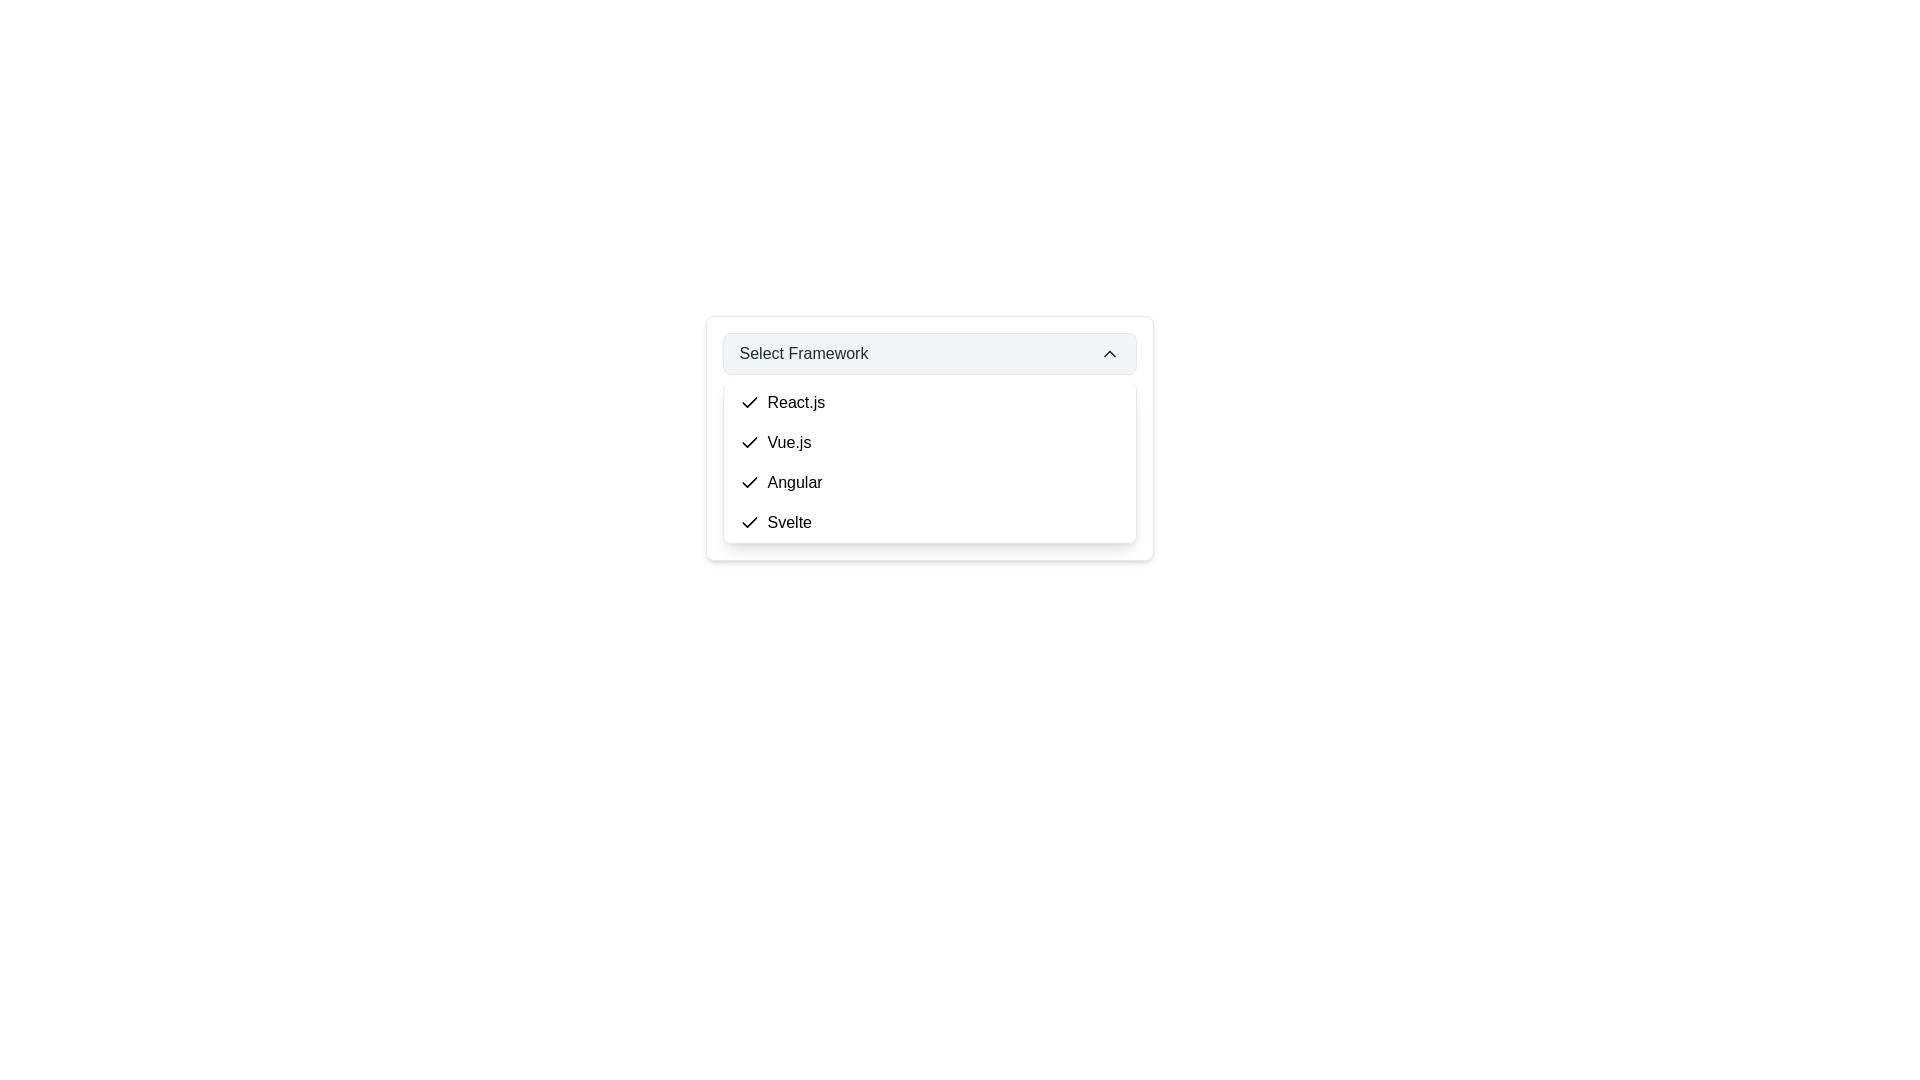  Describe the element at coordinates (794, 482) in the screenshot. I see `the 'Angular' dropdown list item, which is the third item in the dropdown menu under 'Select Framework', located next to a checkmark icon` at that location.